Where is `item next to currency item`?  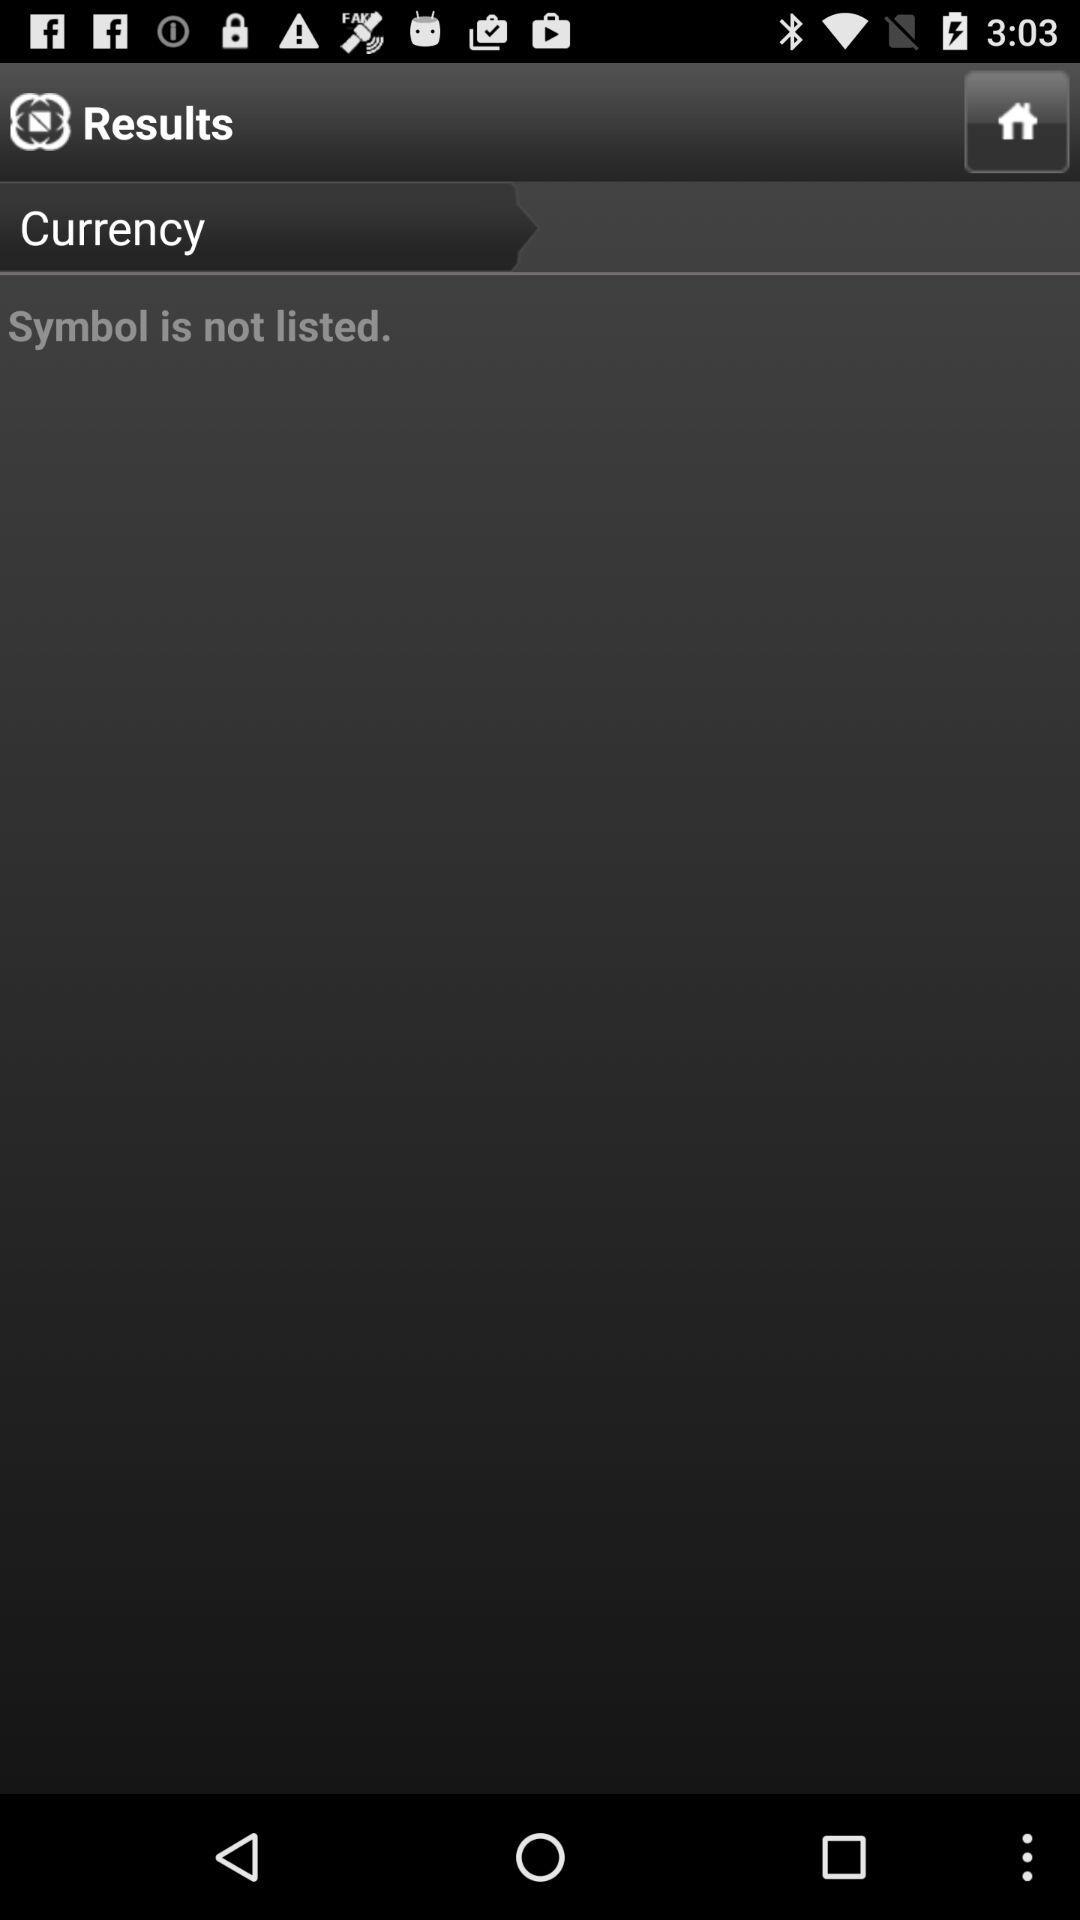 item next to currency item is located at coordinates (1017, 120).